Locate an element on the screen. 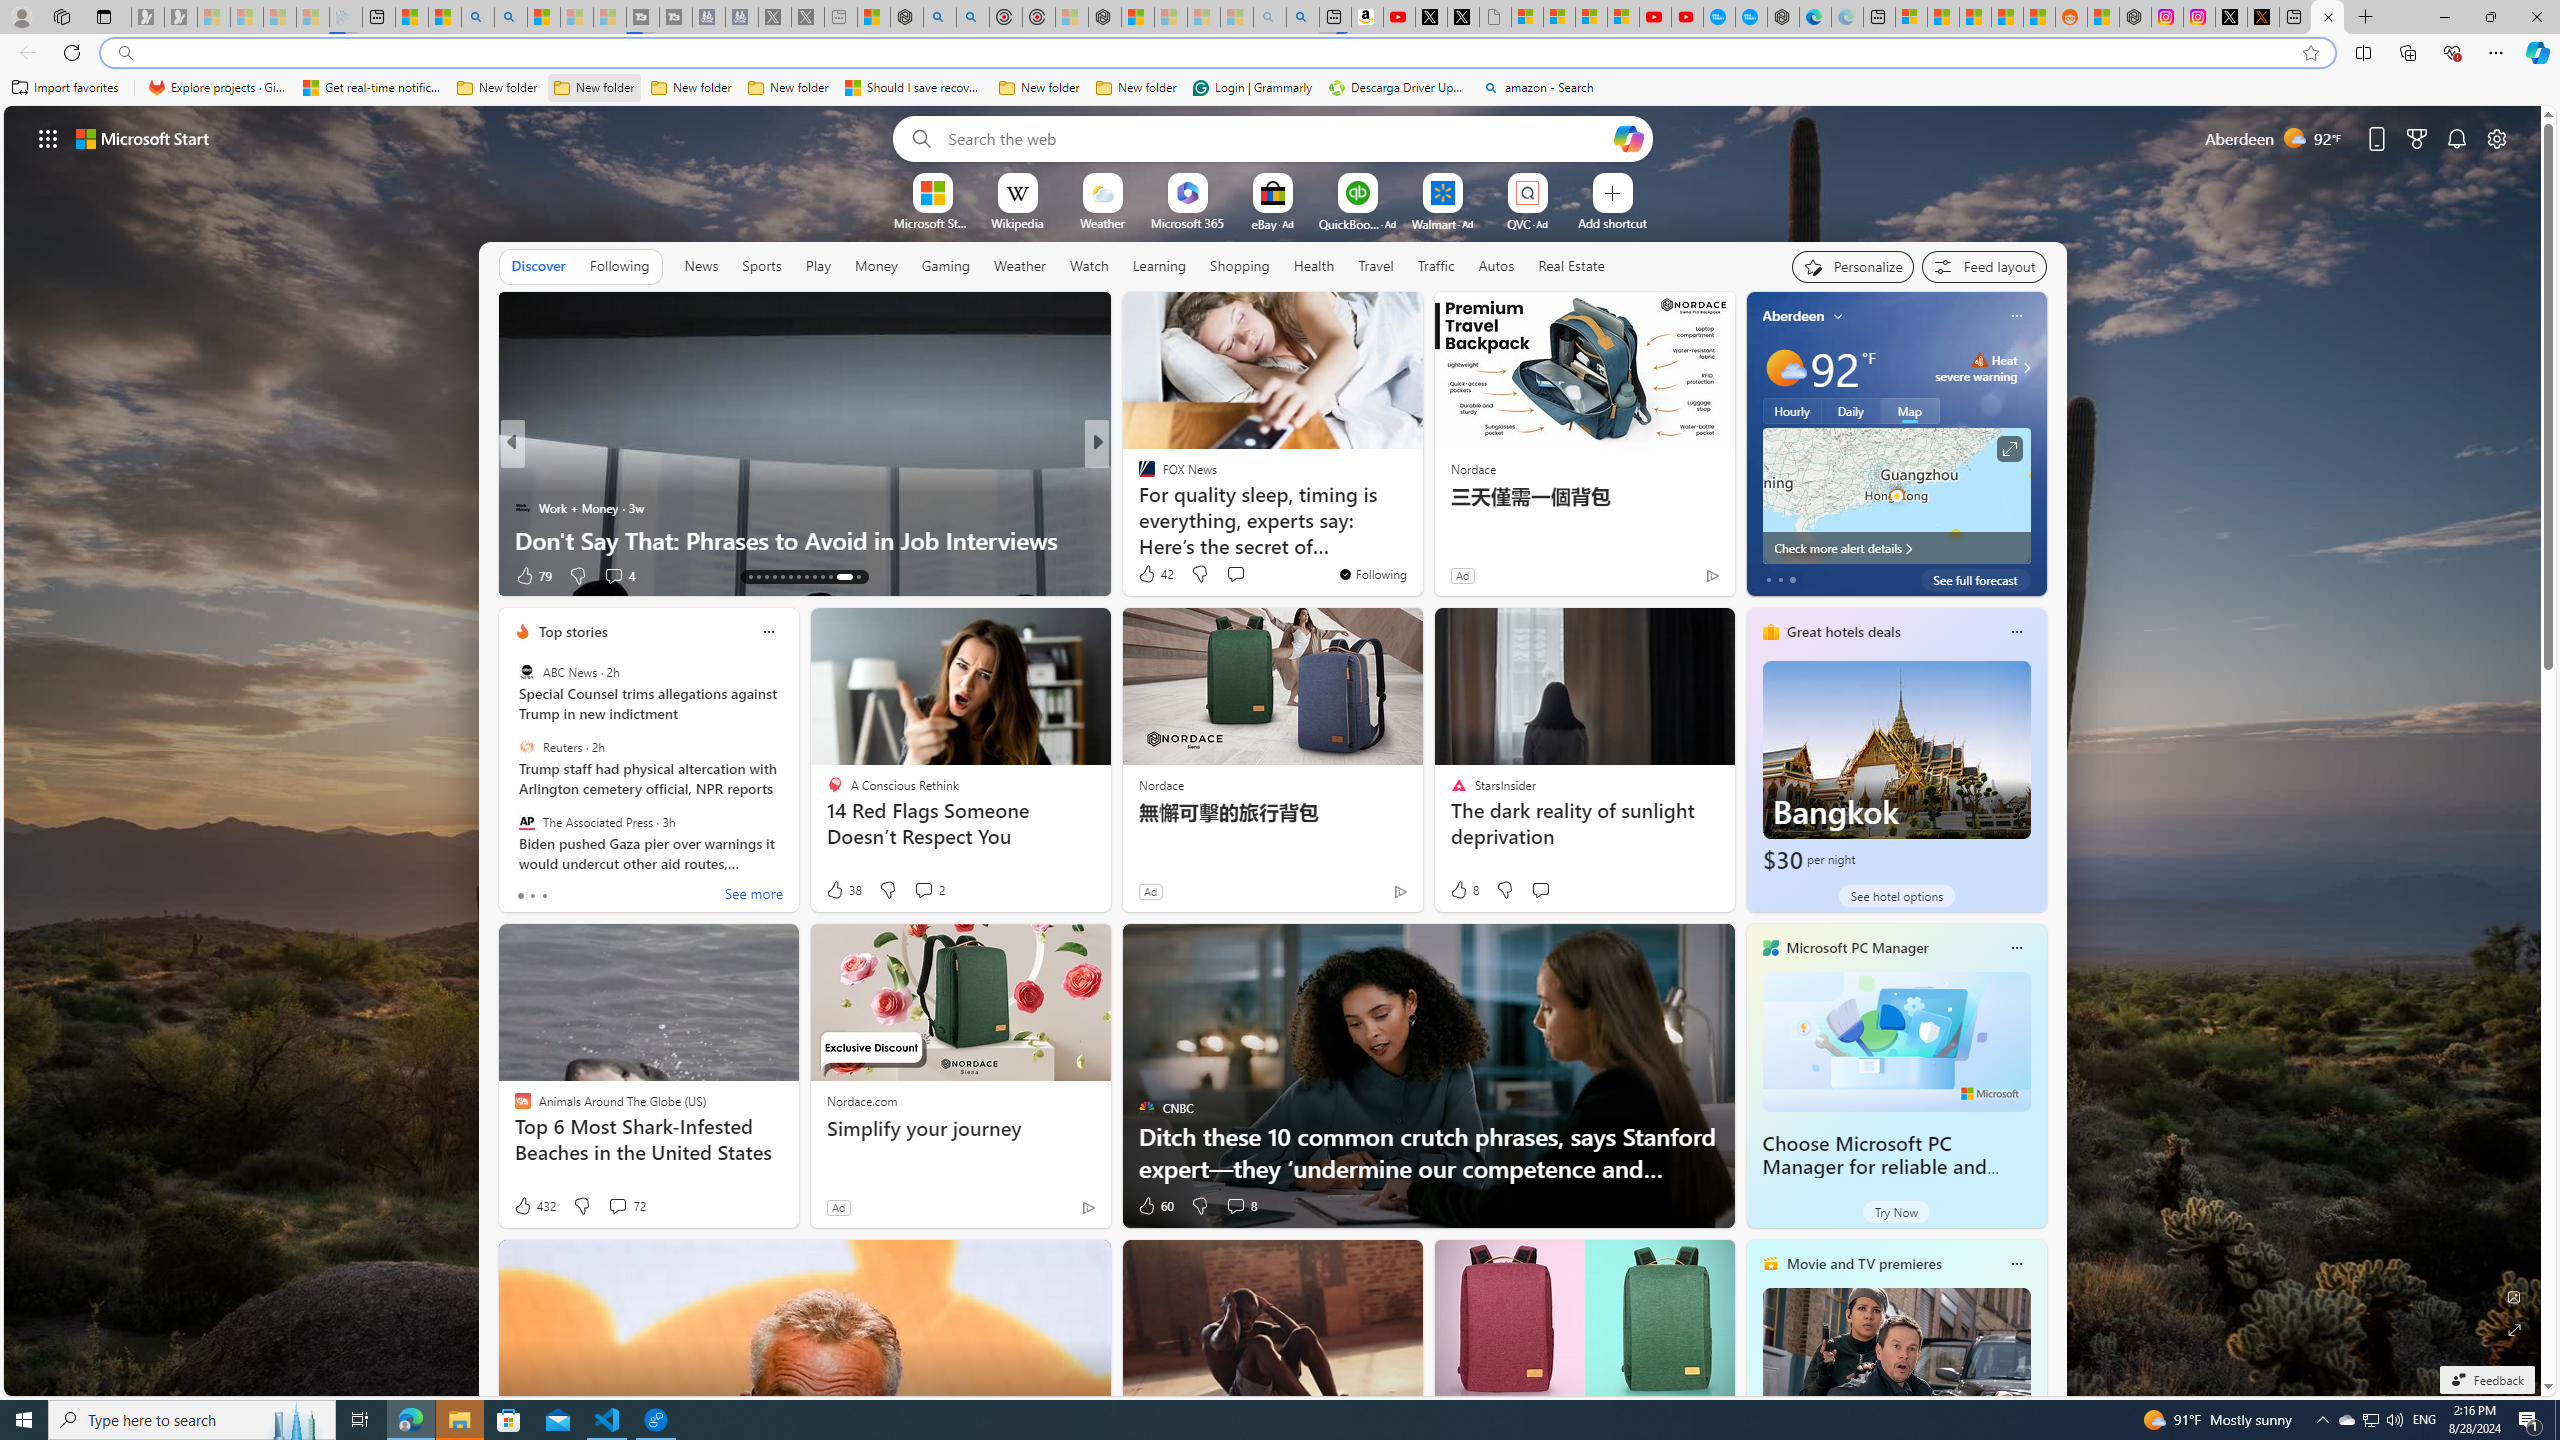  'View comments 4 Comment' is located at coordinates (617, 575).